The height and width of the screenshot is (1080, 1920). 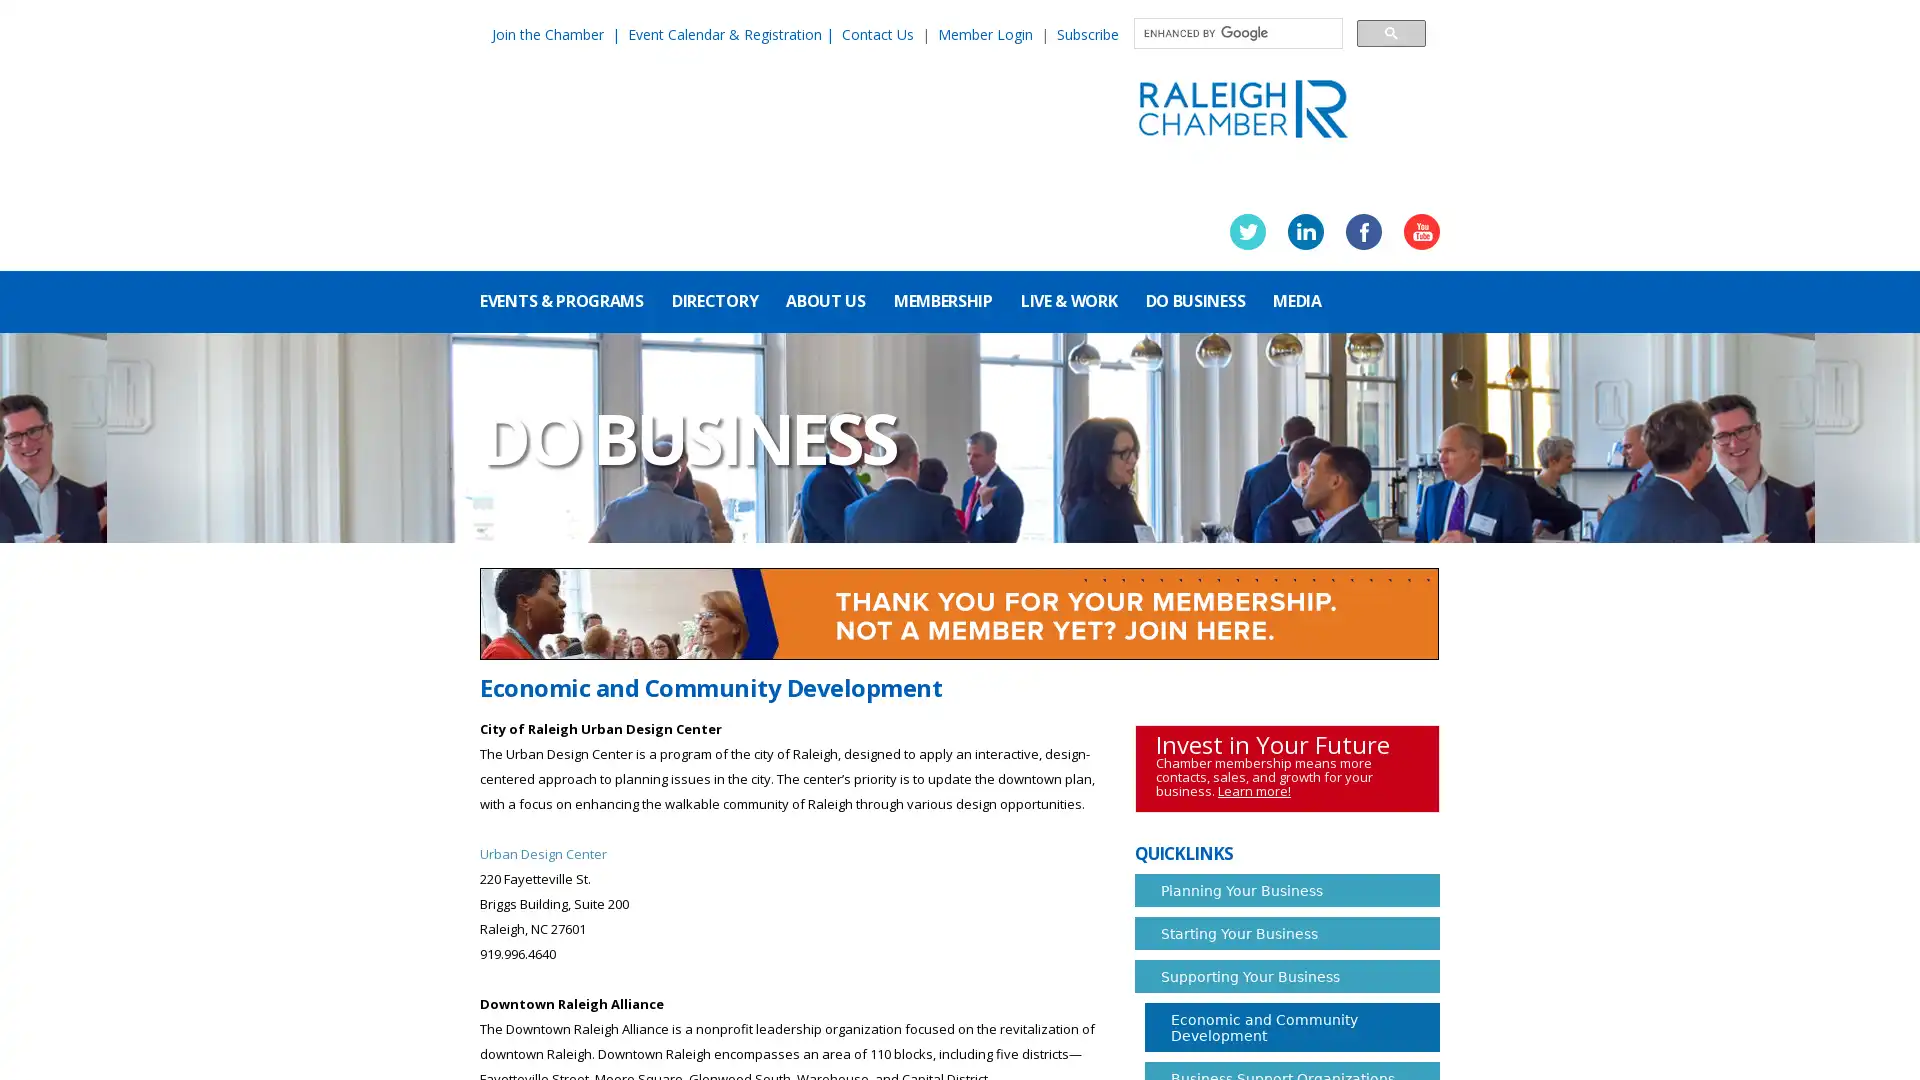 I want to click on search, so click(x=1390, y=32).